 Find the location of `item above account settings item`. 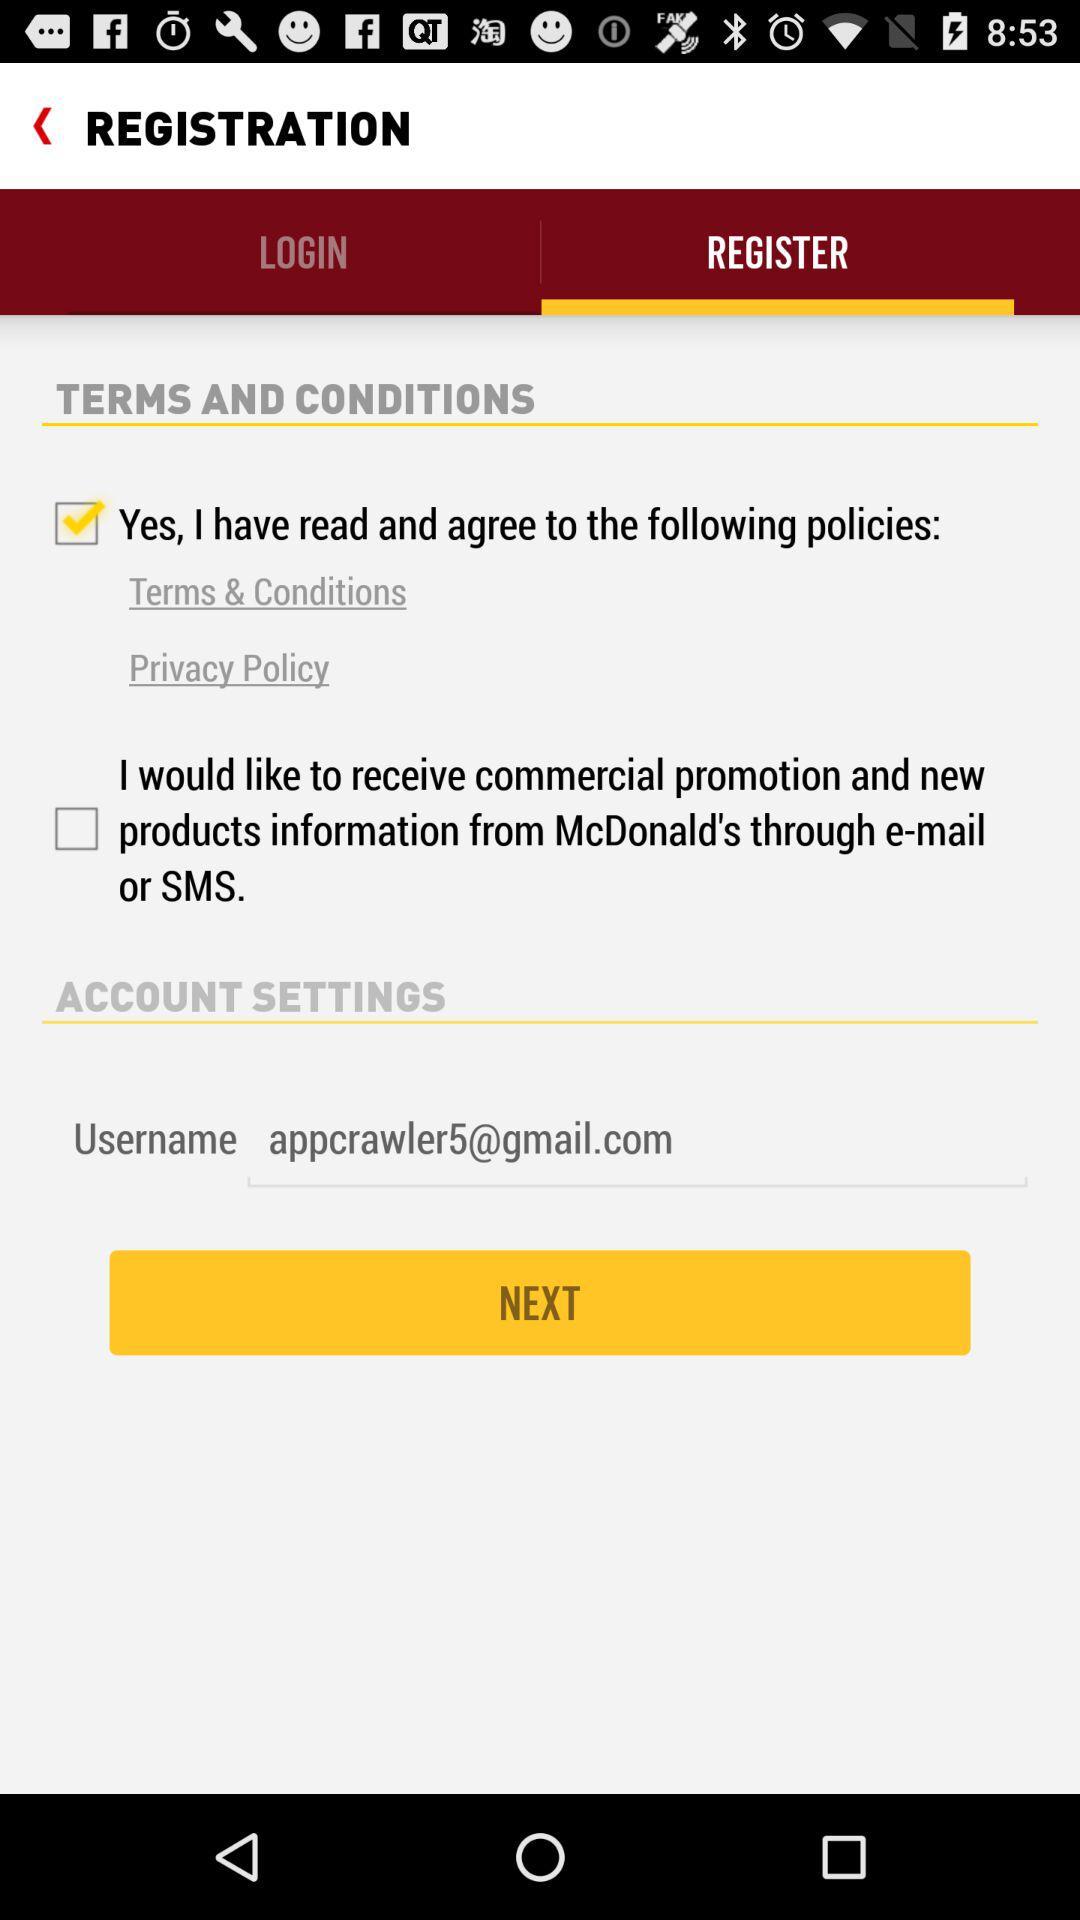

item above account settings item is located at coordinates (518, 829).